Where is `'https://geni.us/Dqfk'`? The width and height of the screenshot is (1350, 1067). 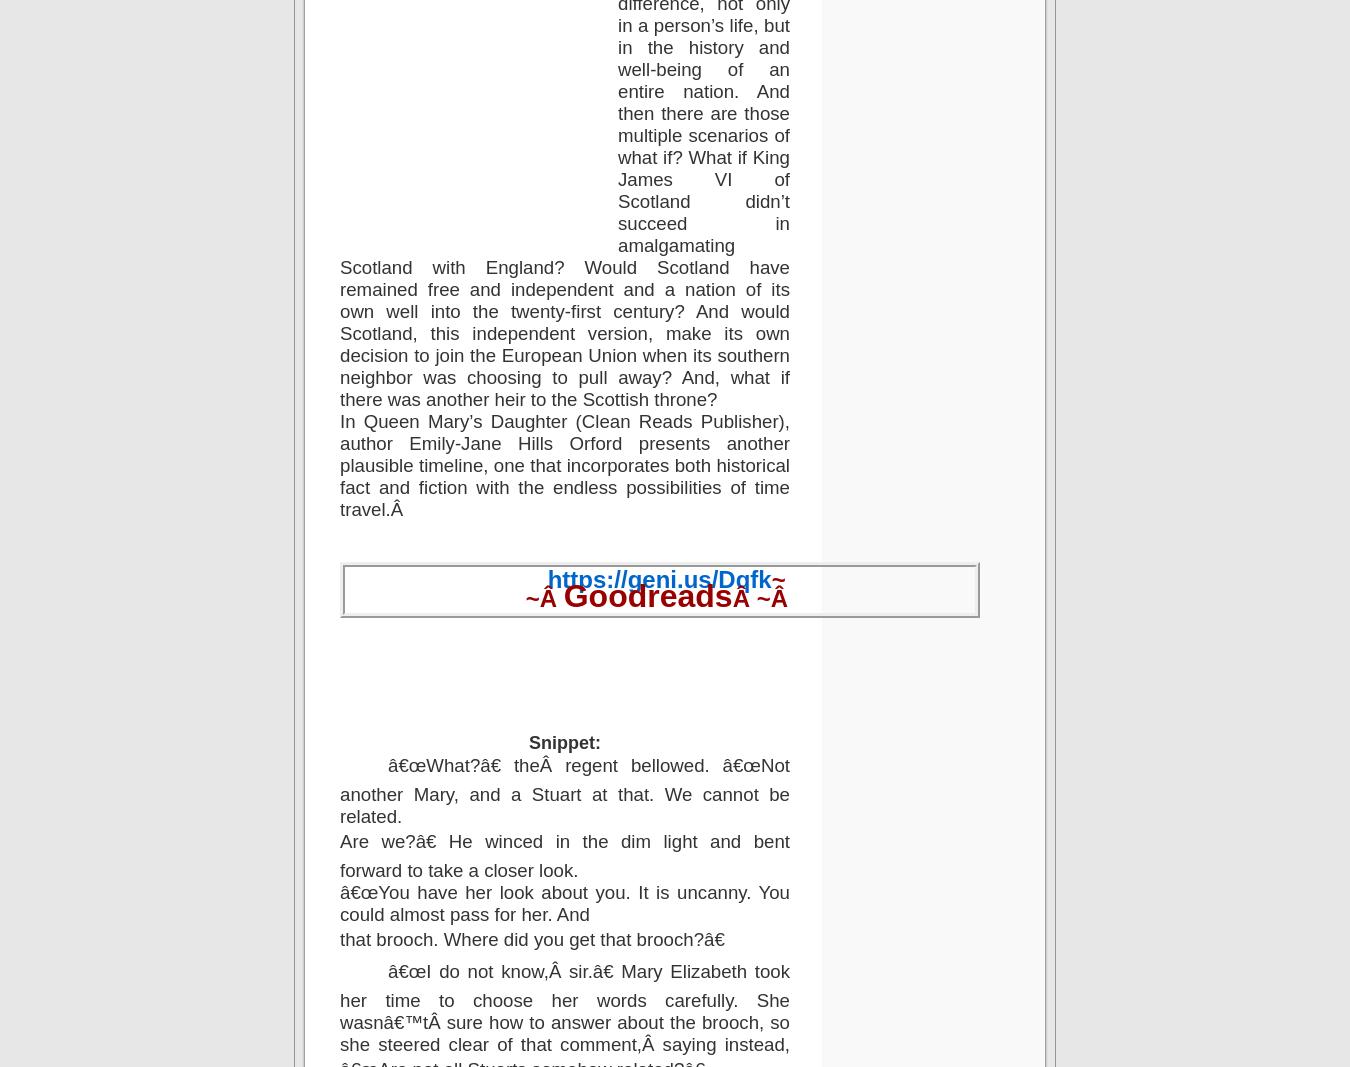 'https://geni.us/Dqfk' is located at coordinates (658, 578).